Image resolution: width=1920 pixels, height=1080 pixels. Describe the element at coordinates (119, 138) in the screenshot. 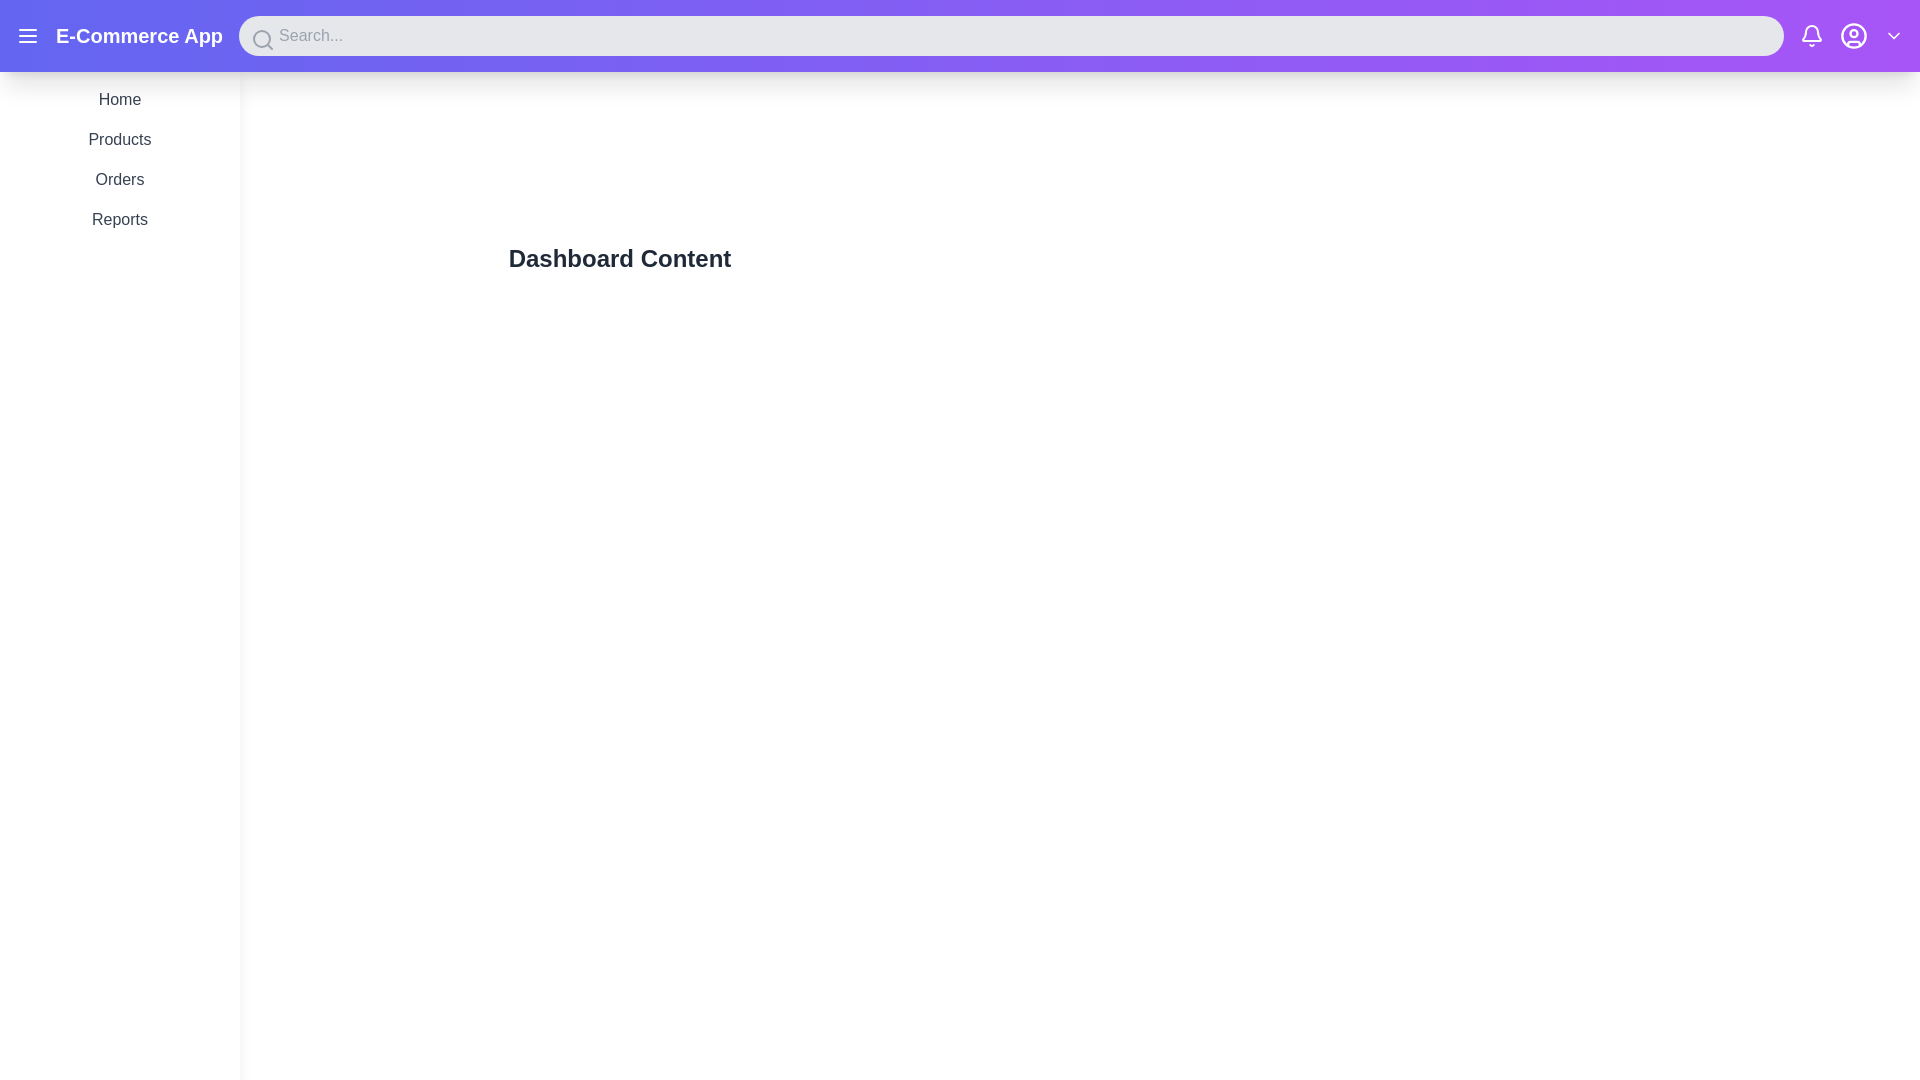

I see `the 'Products' navigation link located in the sidebar menu` at that location.